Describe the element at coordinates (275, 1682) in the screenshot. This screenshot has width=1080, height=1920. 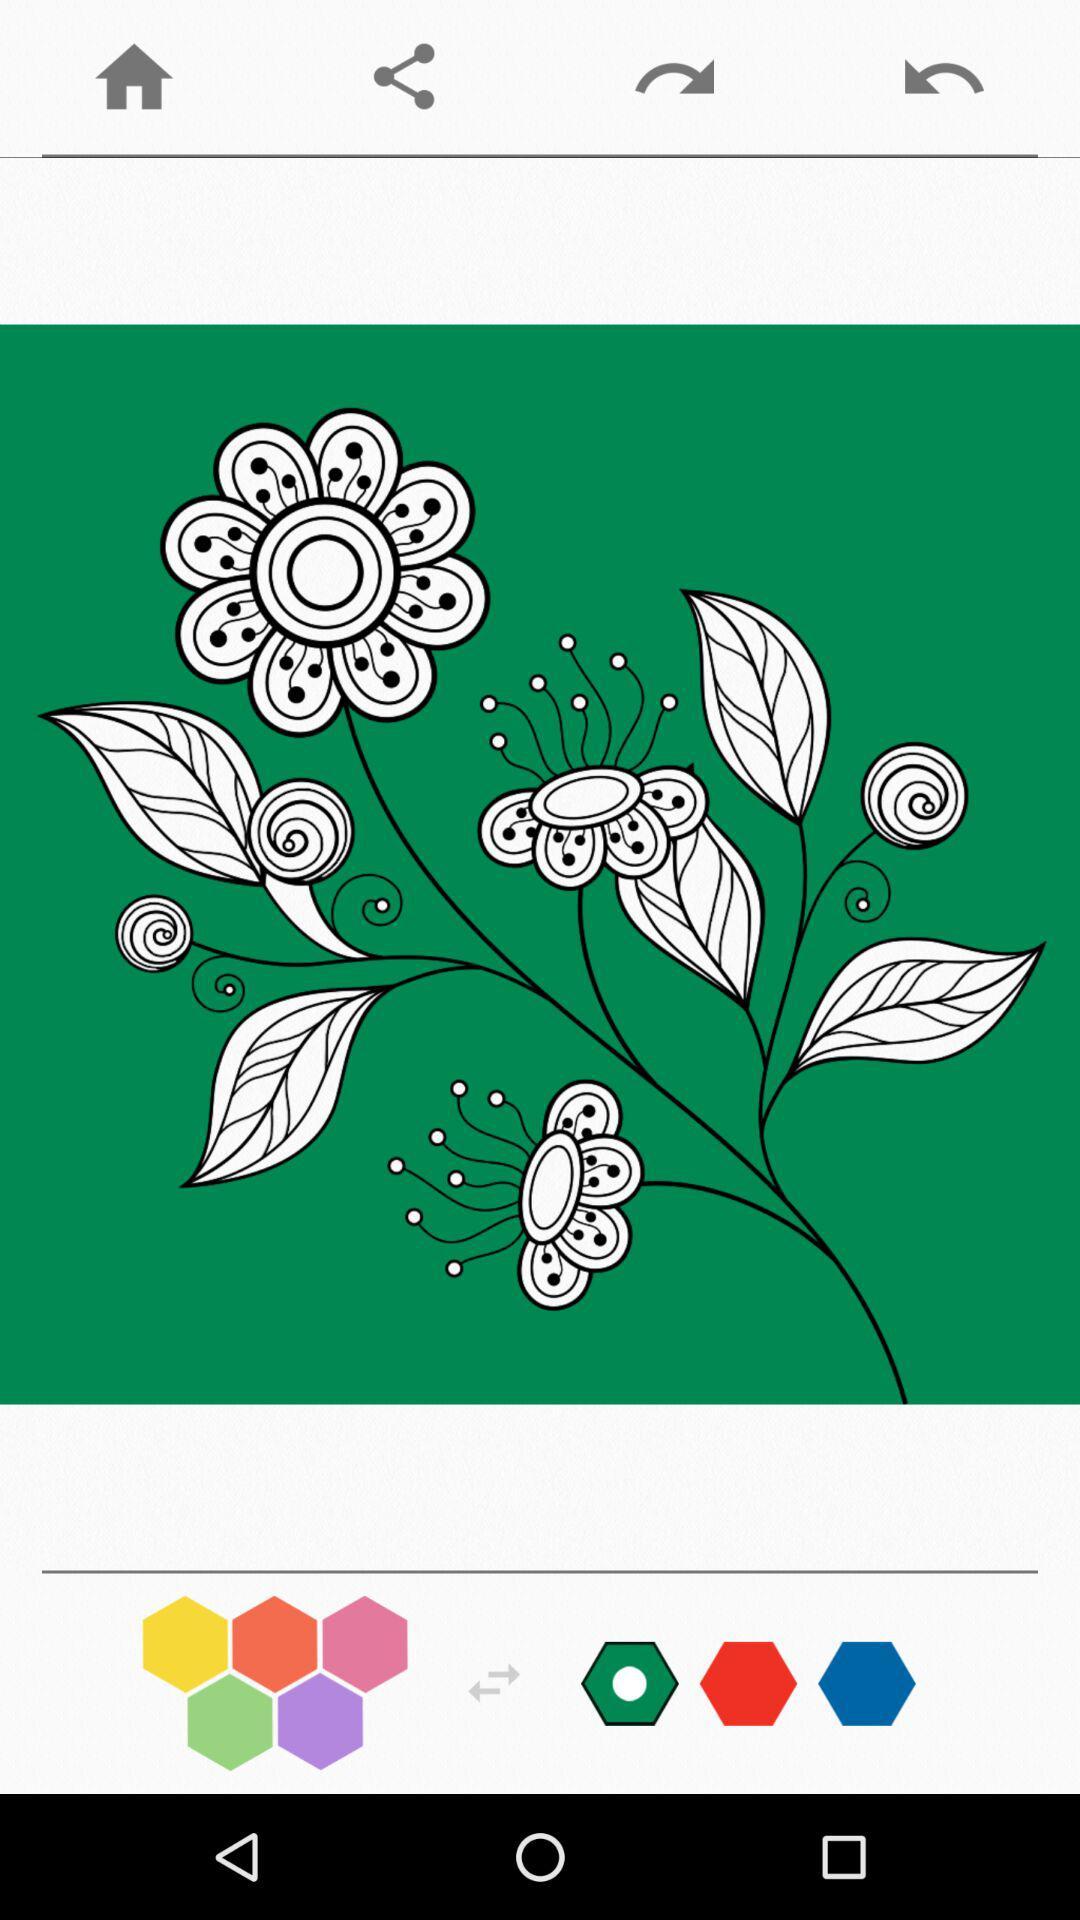
I see `pick colors` at that location.